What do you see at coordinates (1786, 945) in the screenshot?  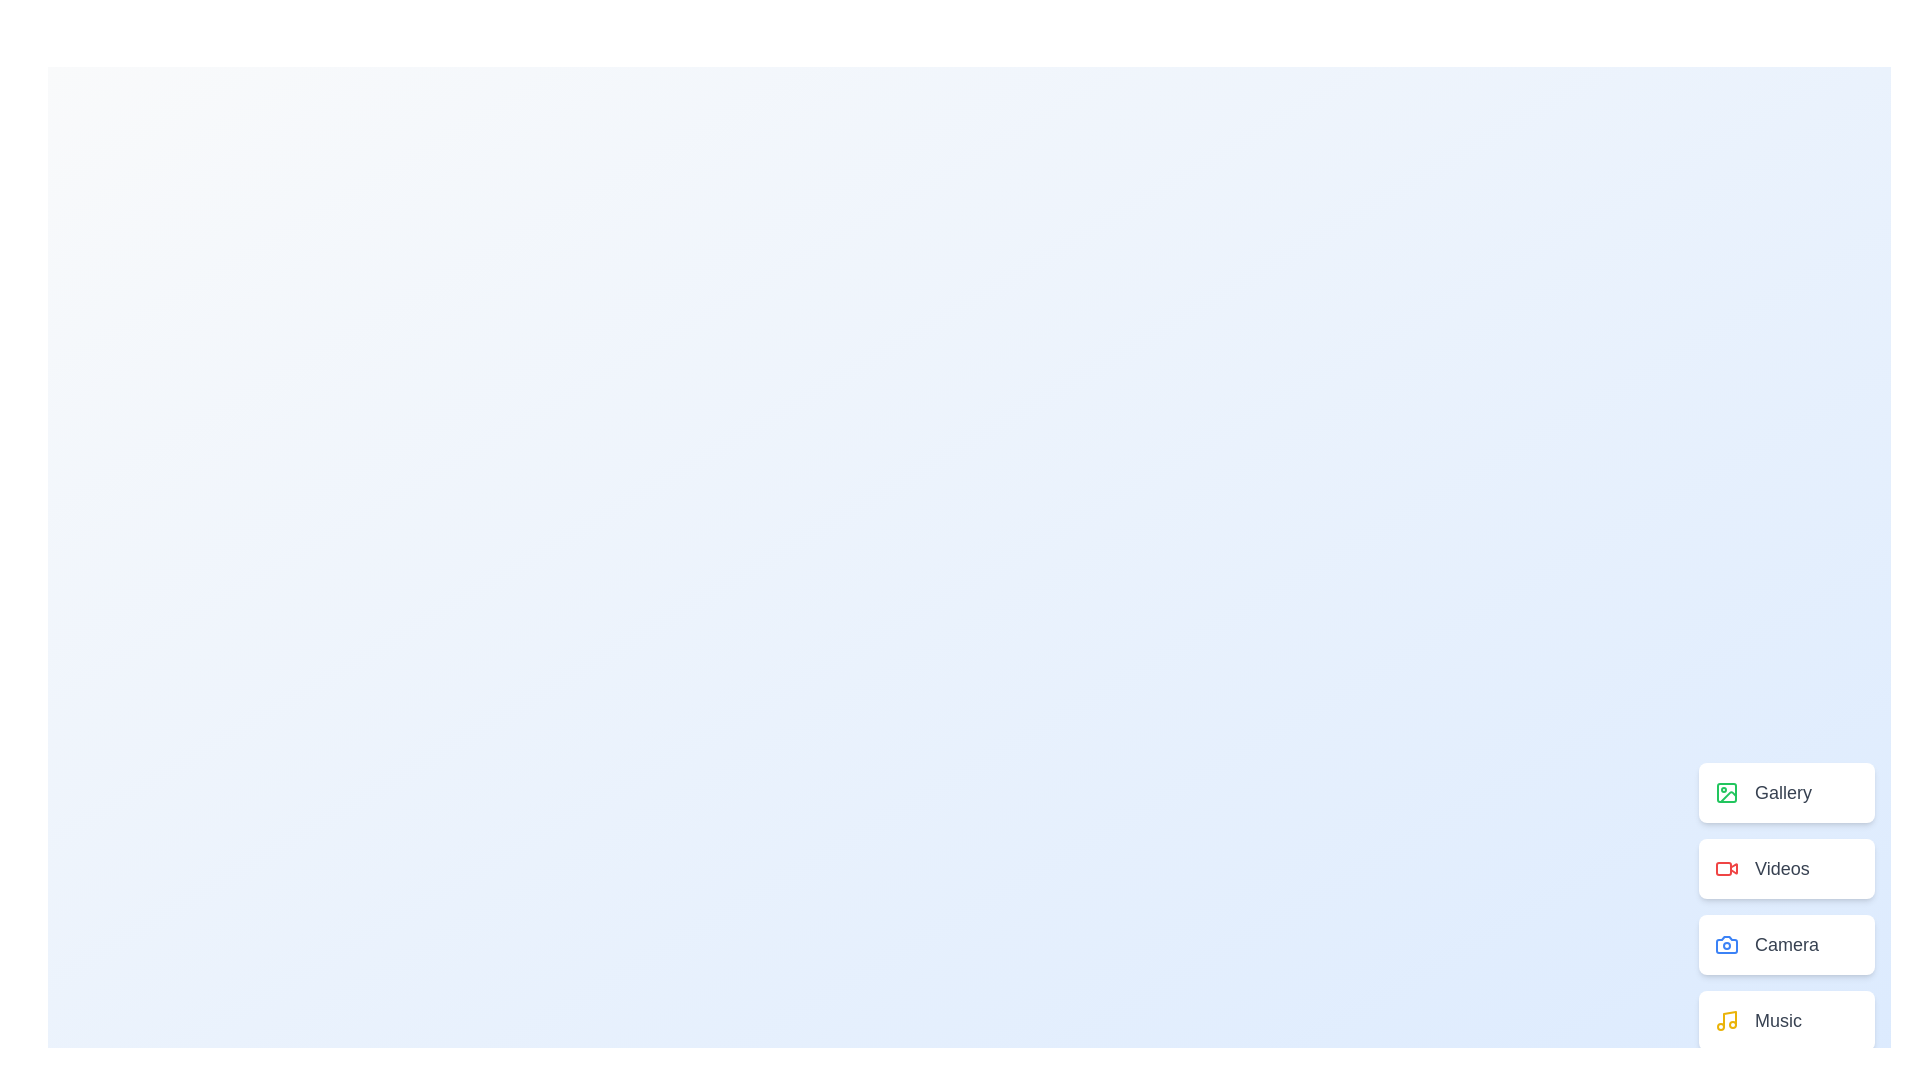 I see `the menu option labeled Camera` at bounding box center [1786, 945].